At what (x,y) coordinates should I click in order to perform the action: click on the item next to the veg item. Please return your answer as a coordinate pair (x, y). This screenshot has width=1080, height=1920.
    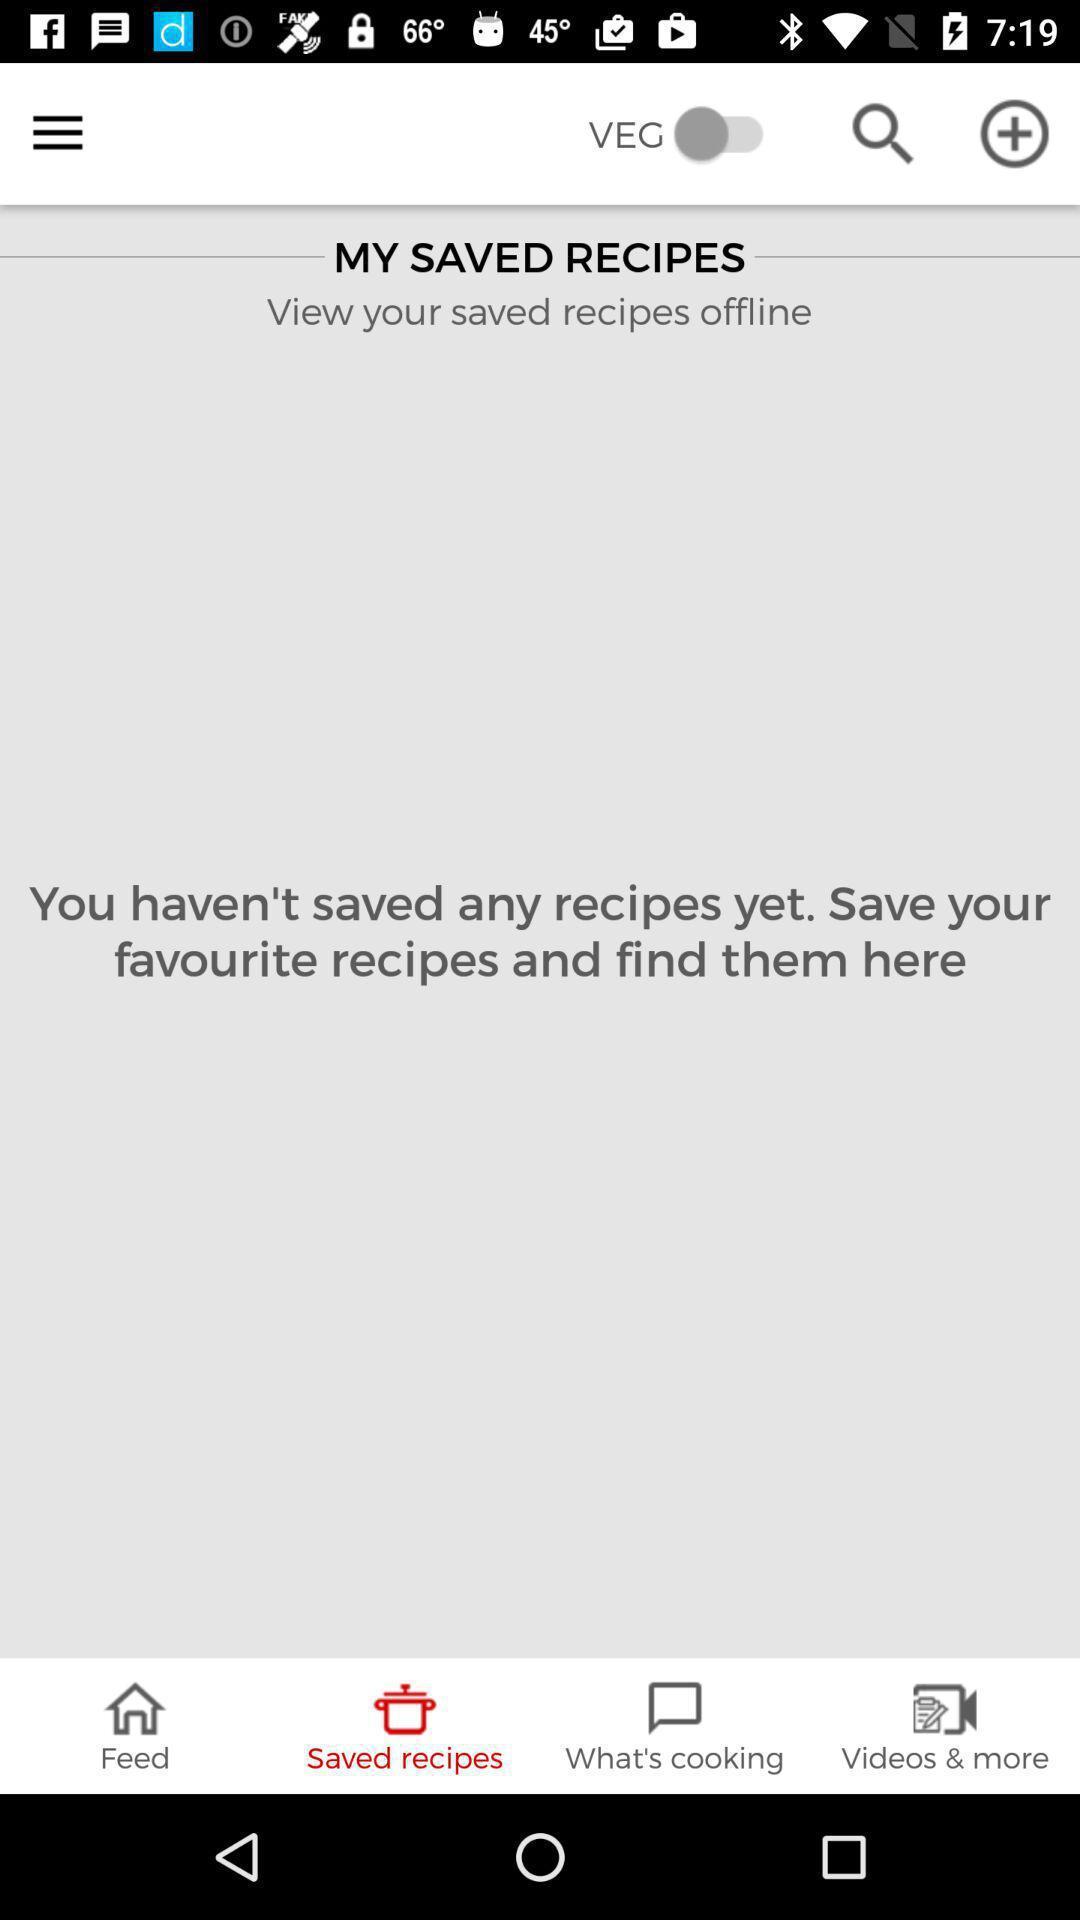
    Looking at the image, I should click on (882, 132).